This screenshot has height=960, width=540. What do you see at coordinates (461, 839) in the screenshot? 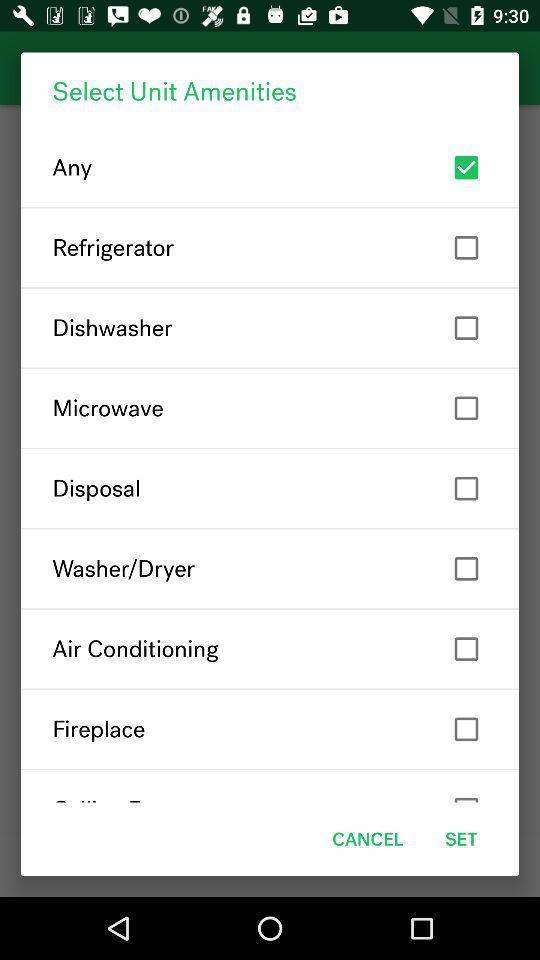
I see `the set` at bounding box center [461, 839].